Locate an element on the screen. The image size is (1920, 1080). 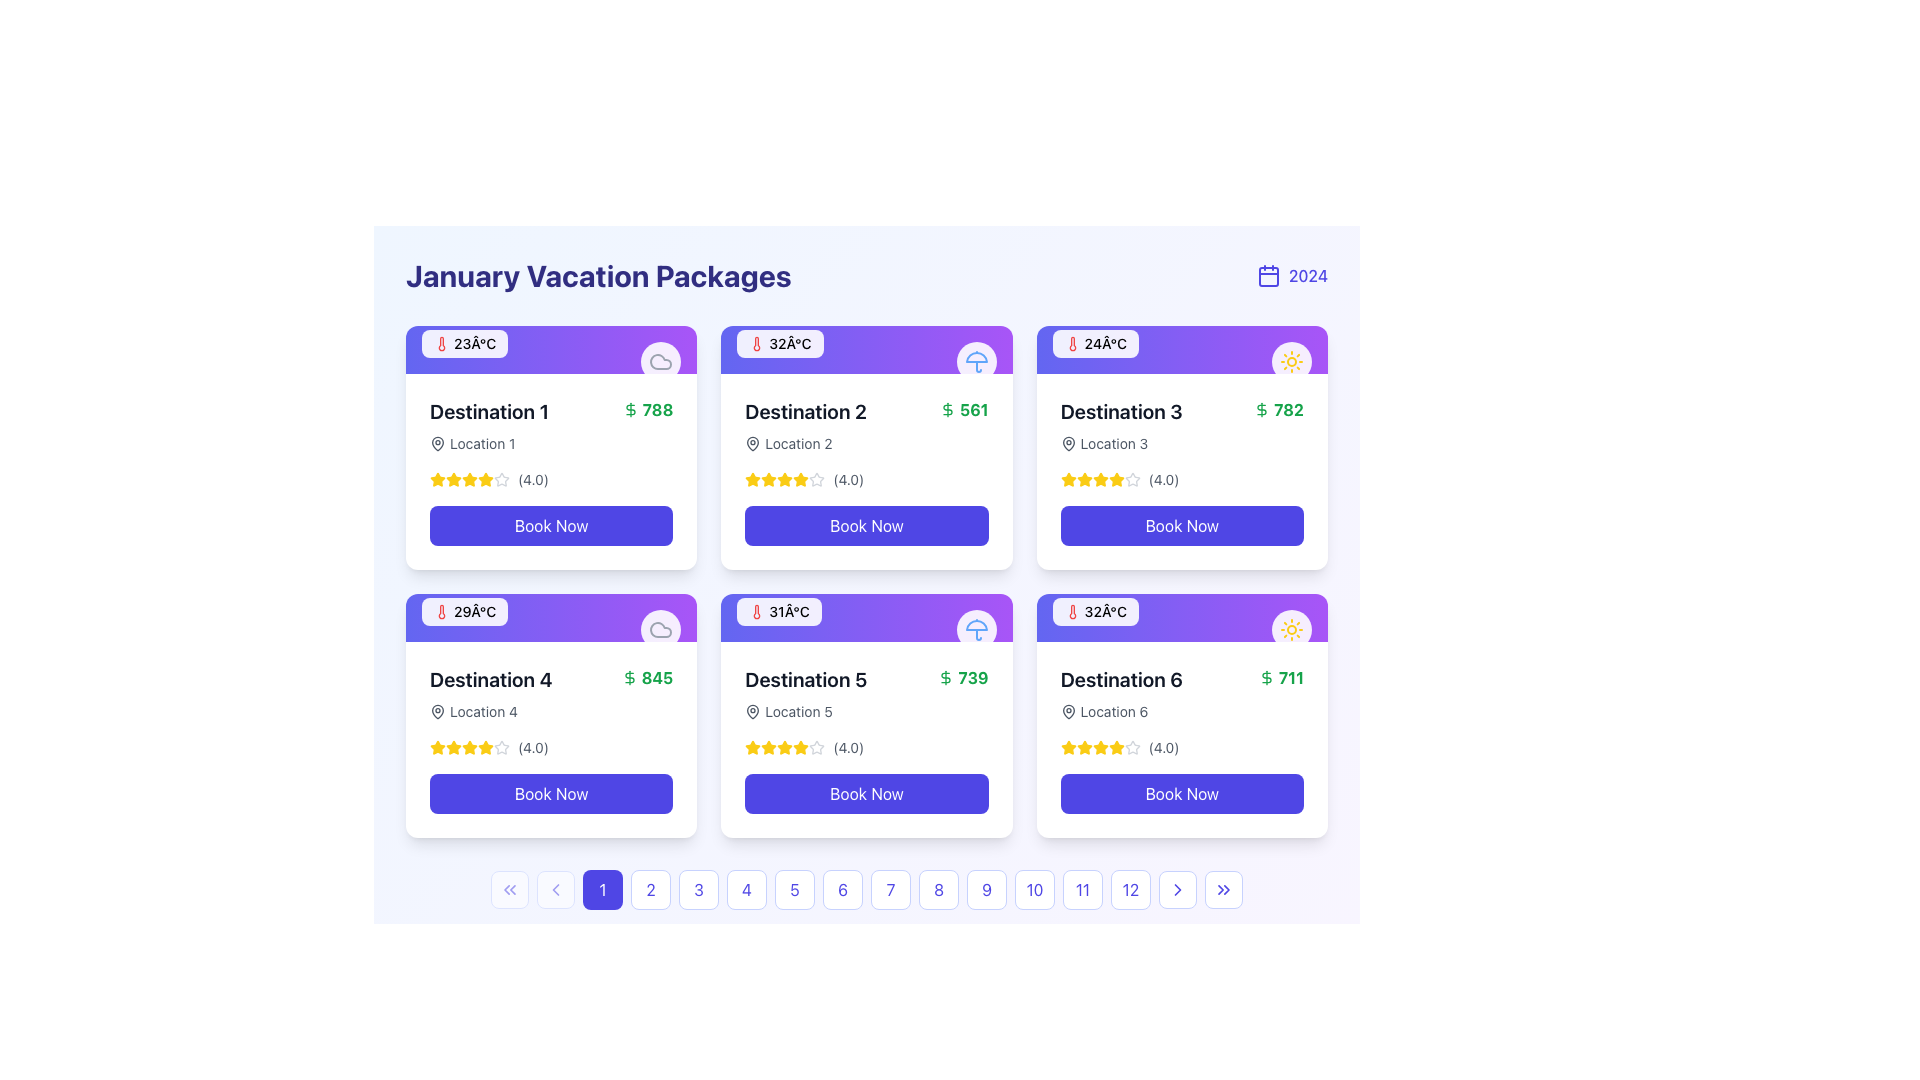
the right-pointing double chevron icon within the rounded button in the pagination bar is located at coordinates (1223, 889).